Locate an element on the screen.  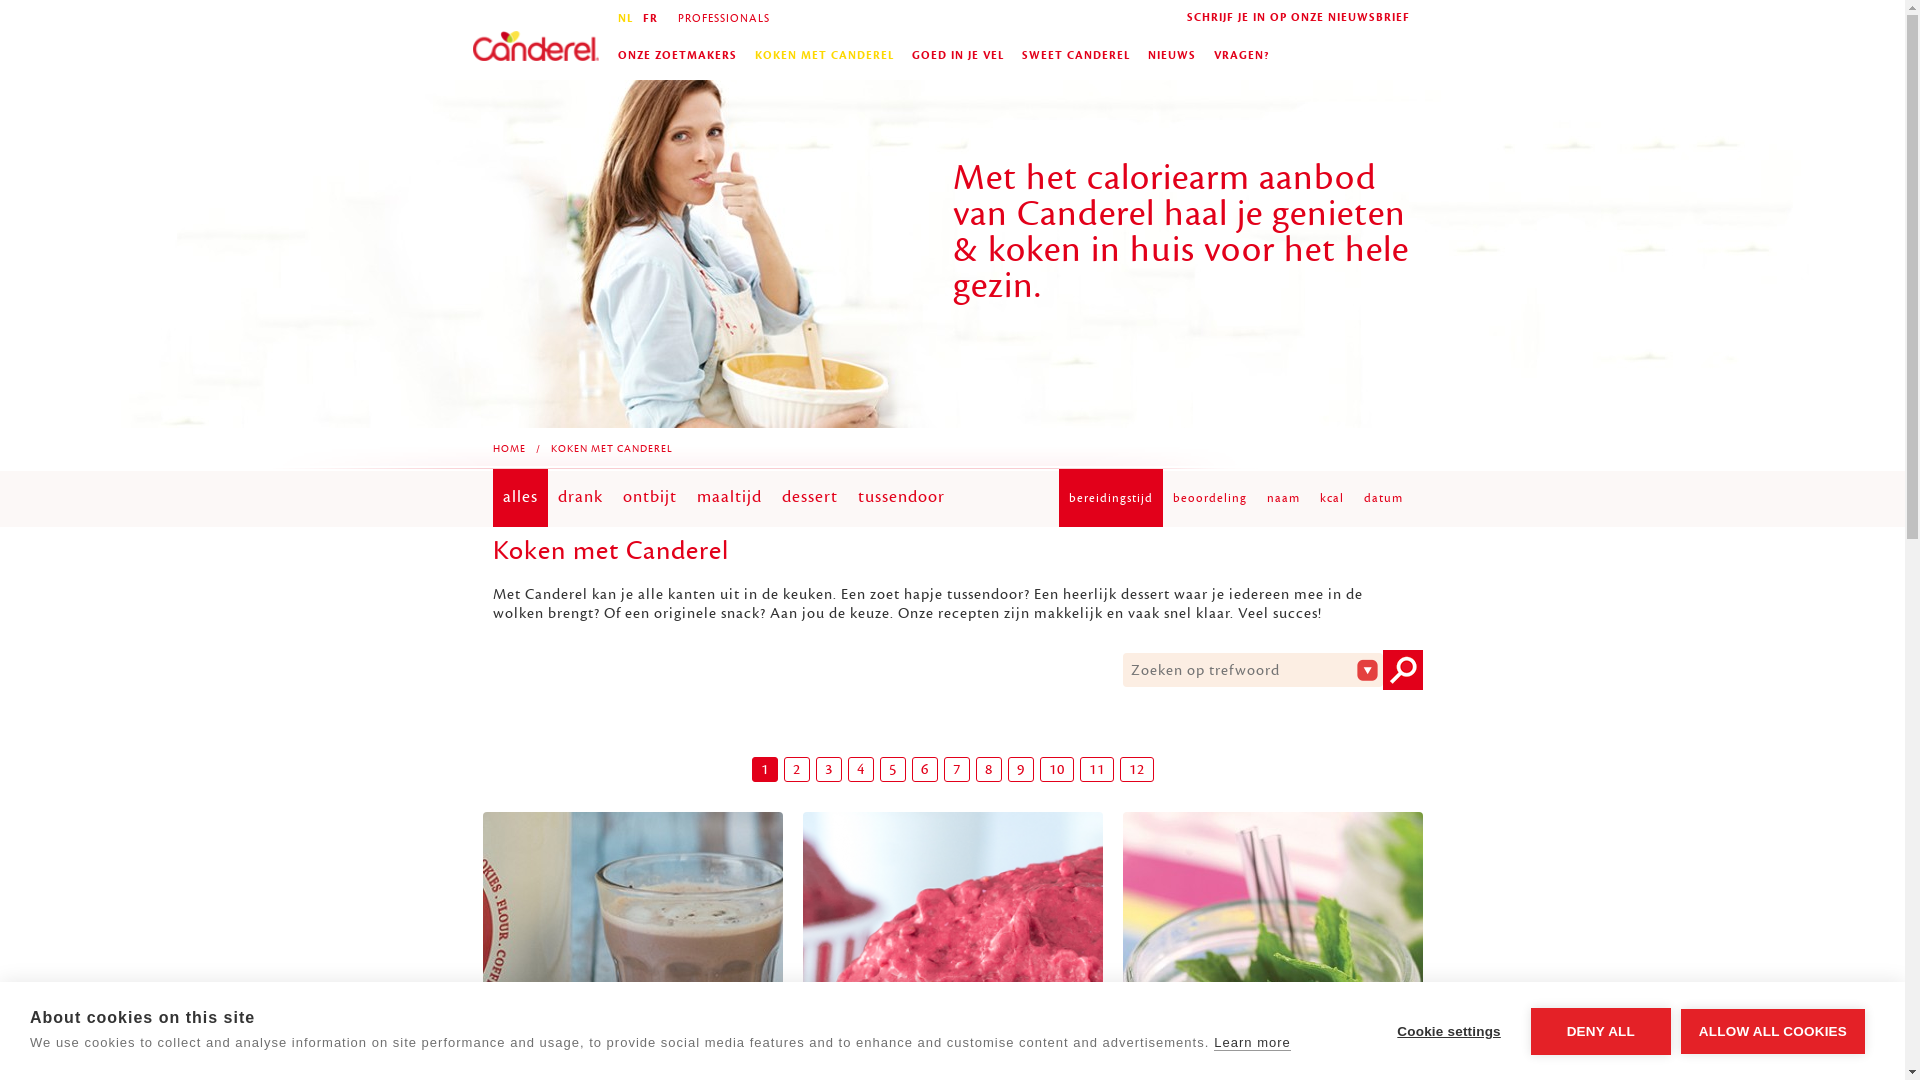
'ALLOW ALL COOKIES' is located at coordinates (1680, 1030).